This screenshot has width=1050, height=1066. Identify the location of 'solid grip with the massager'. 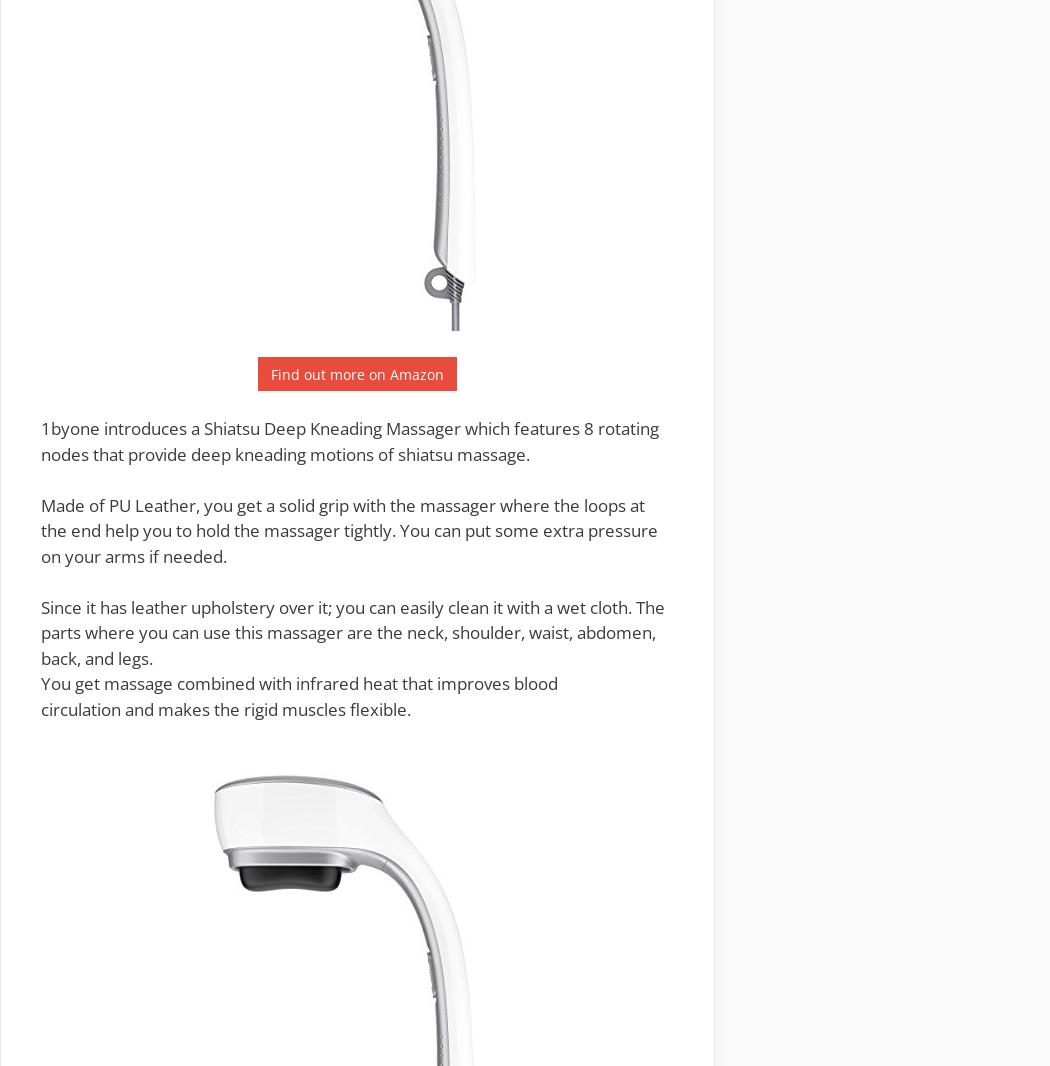
(387, 504).